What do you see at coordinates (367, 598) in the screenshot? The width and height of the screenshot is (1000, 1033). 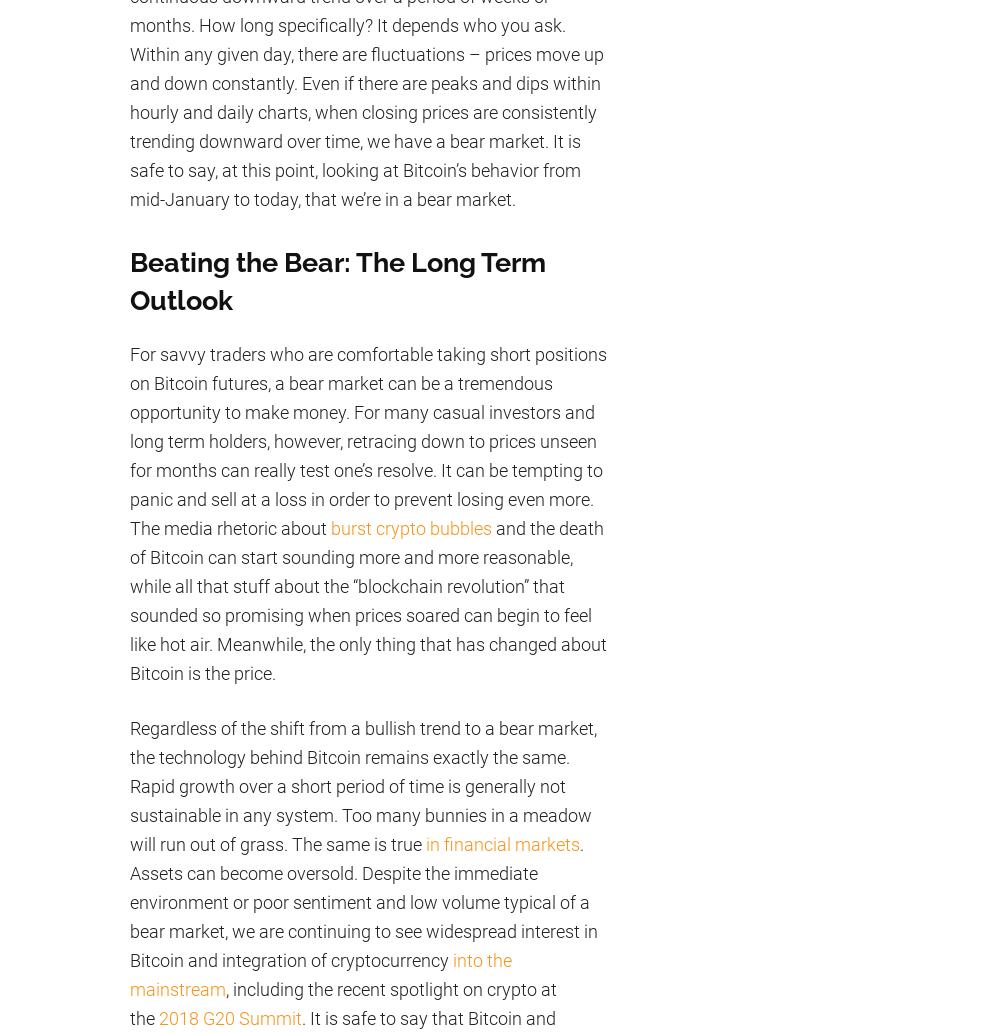 I see `'and the death of Bitcoin can start sounding more and more reasonable, while all that stuff about the “blockchain revolution” that sounded so promising when prices soared can begin to feel like hot air. Meanwhile, the only thing that has changed about Bitcoin is the price.'` at bounding box center [367, 598].